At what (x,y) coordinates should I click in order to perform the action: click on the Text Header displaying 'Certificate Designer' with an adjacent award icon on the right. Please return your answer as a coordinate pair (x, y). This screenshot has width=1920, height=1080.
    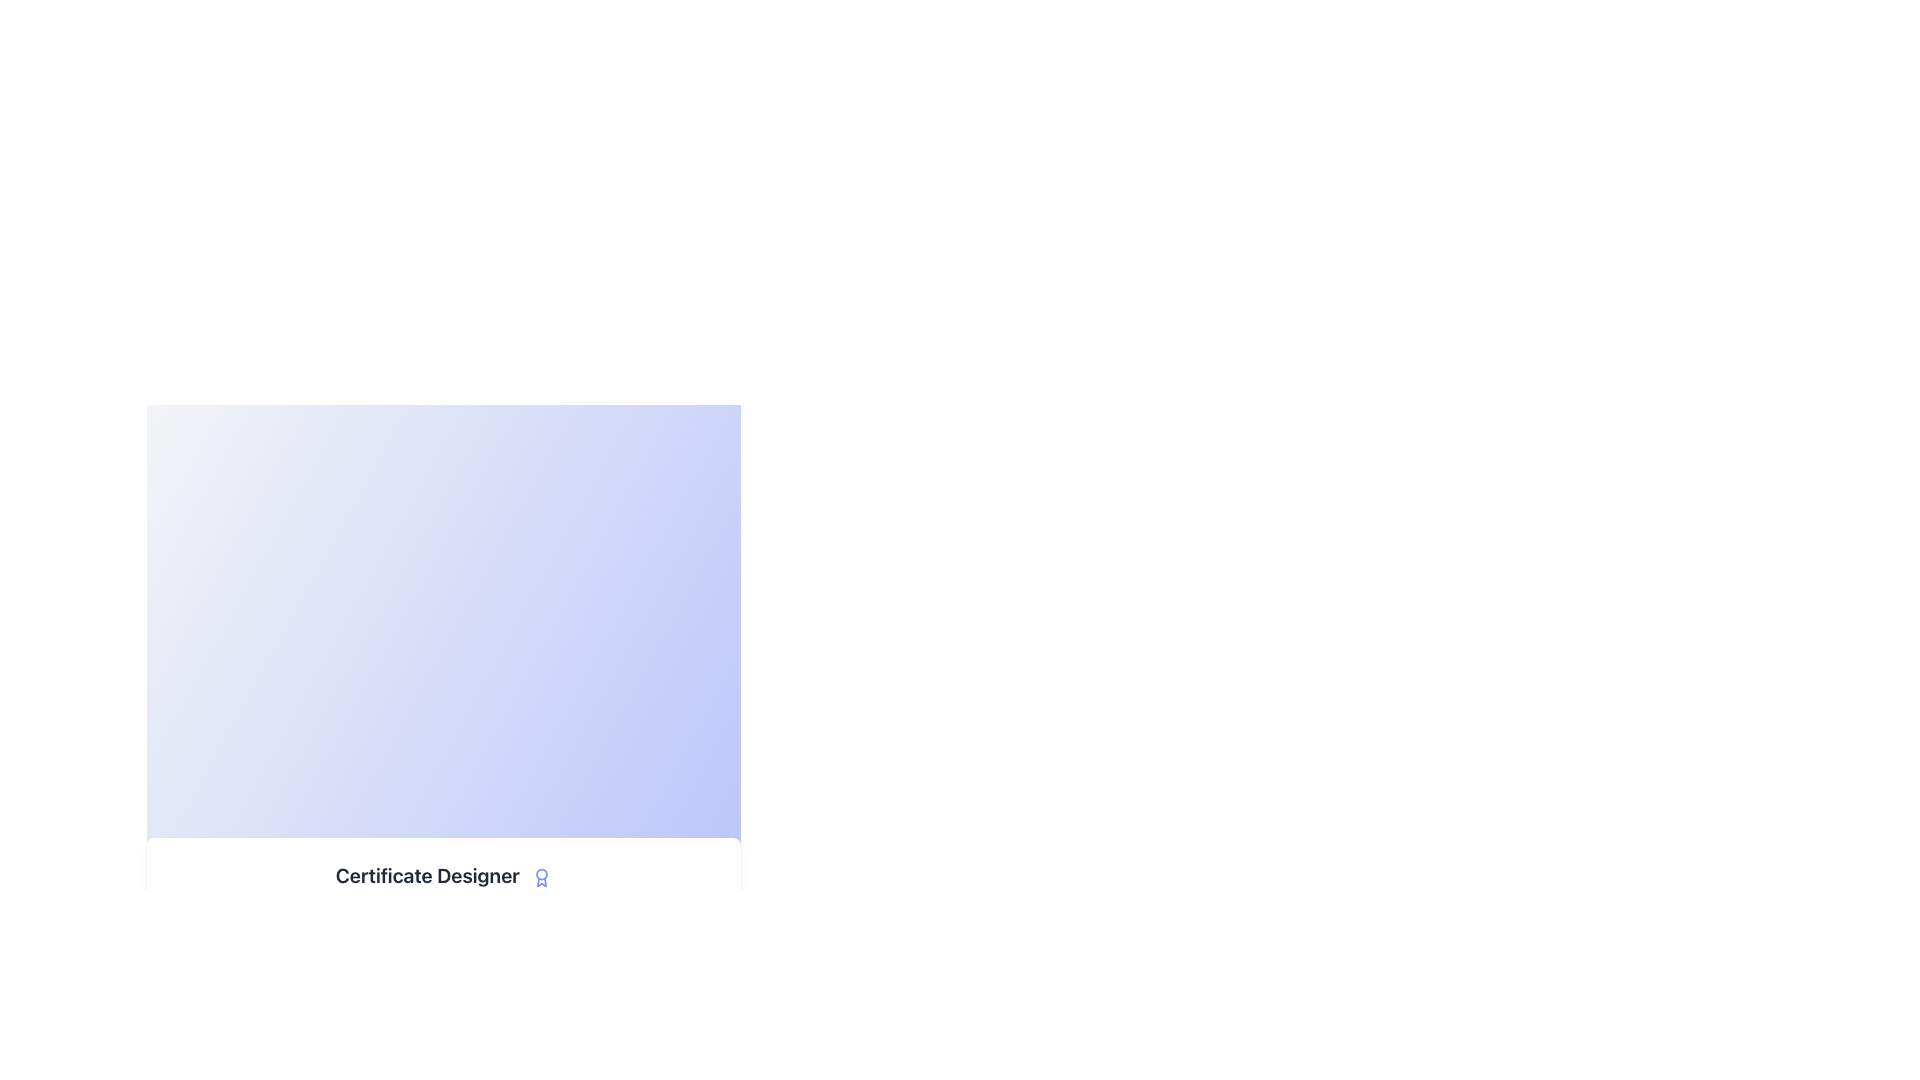
    Looking at the image, I should click on (443, 874).